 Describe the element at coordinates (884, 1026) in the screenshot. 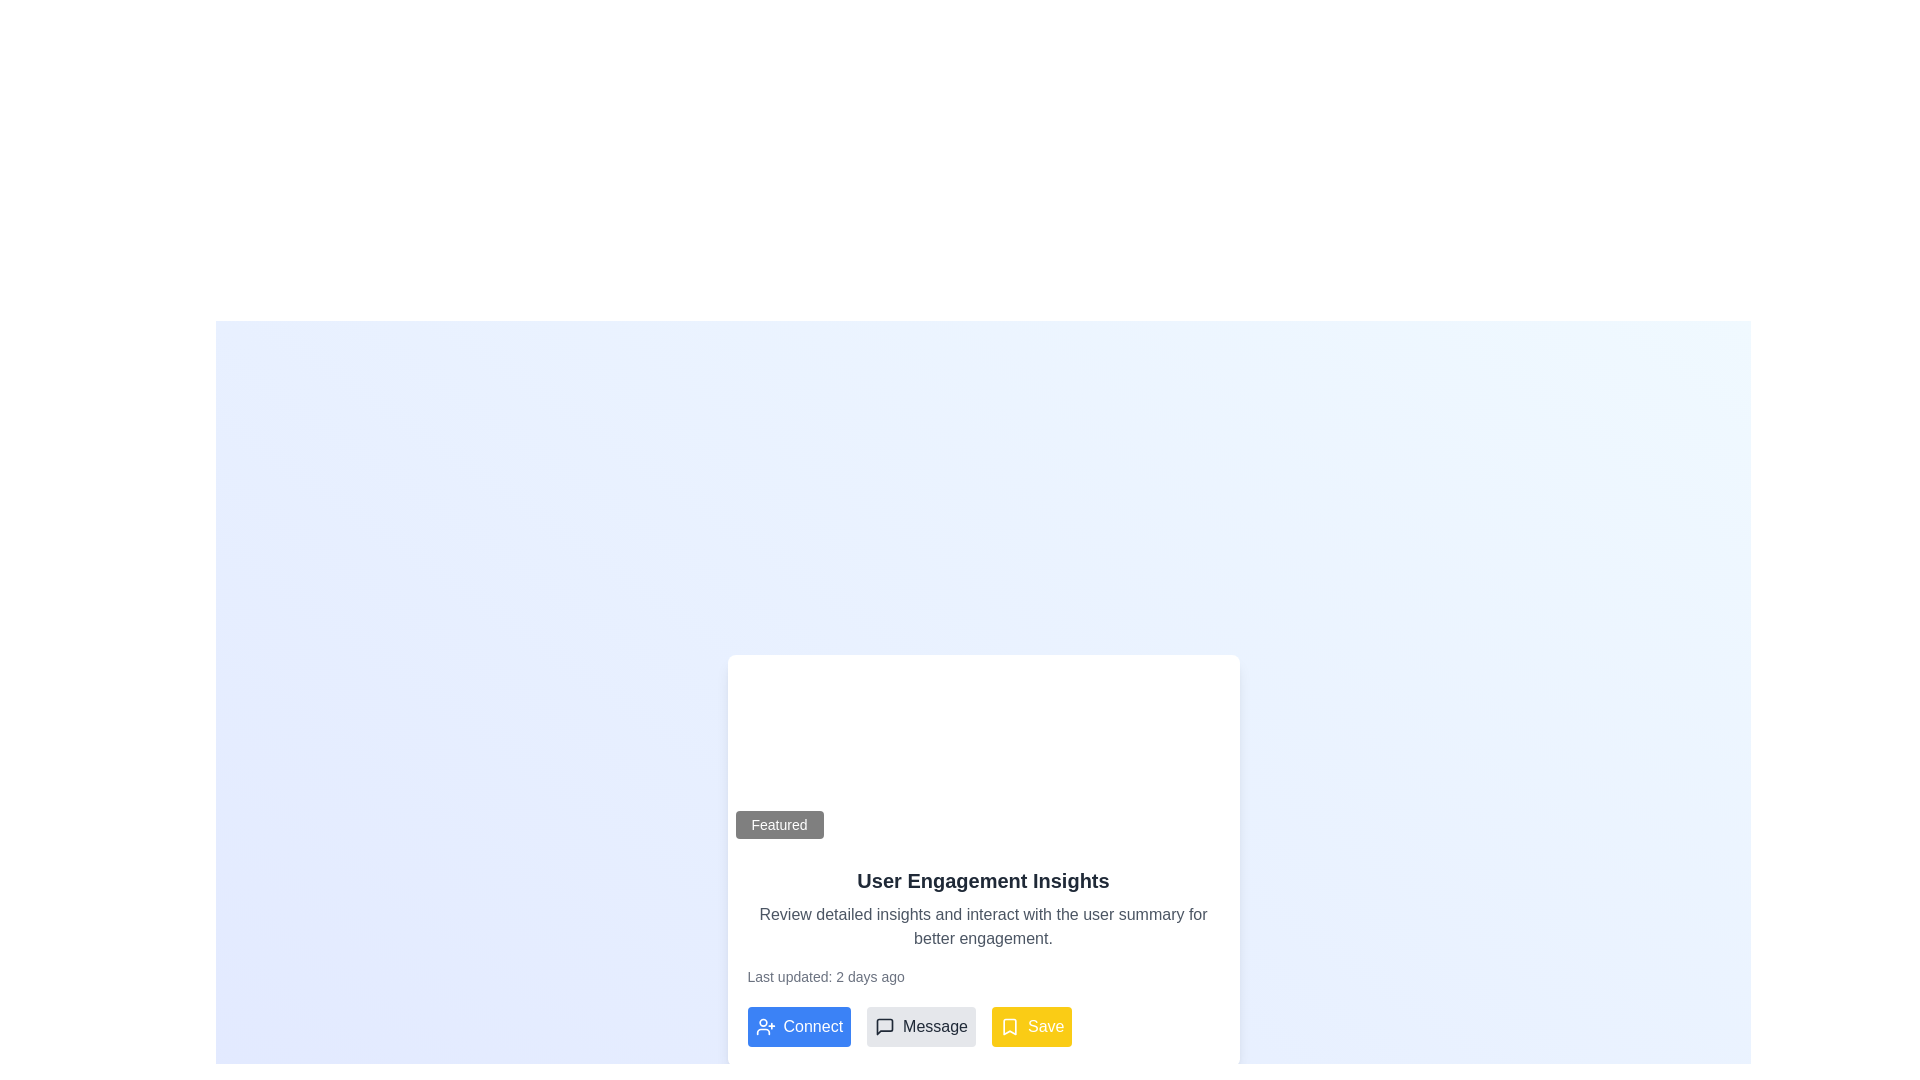

I see `the messaging icon located centrally in the user interface, just below the 'Message' button, adjacent to the 'Connect' and 'Save' buttons` at that location.